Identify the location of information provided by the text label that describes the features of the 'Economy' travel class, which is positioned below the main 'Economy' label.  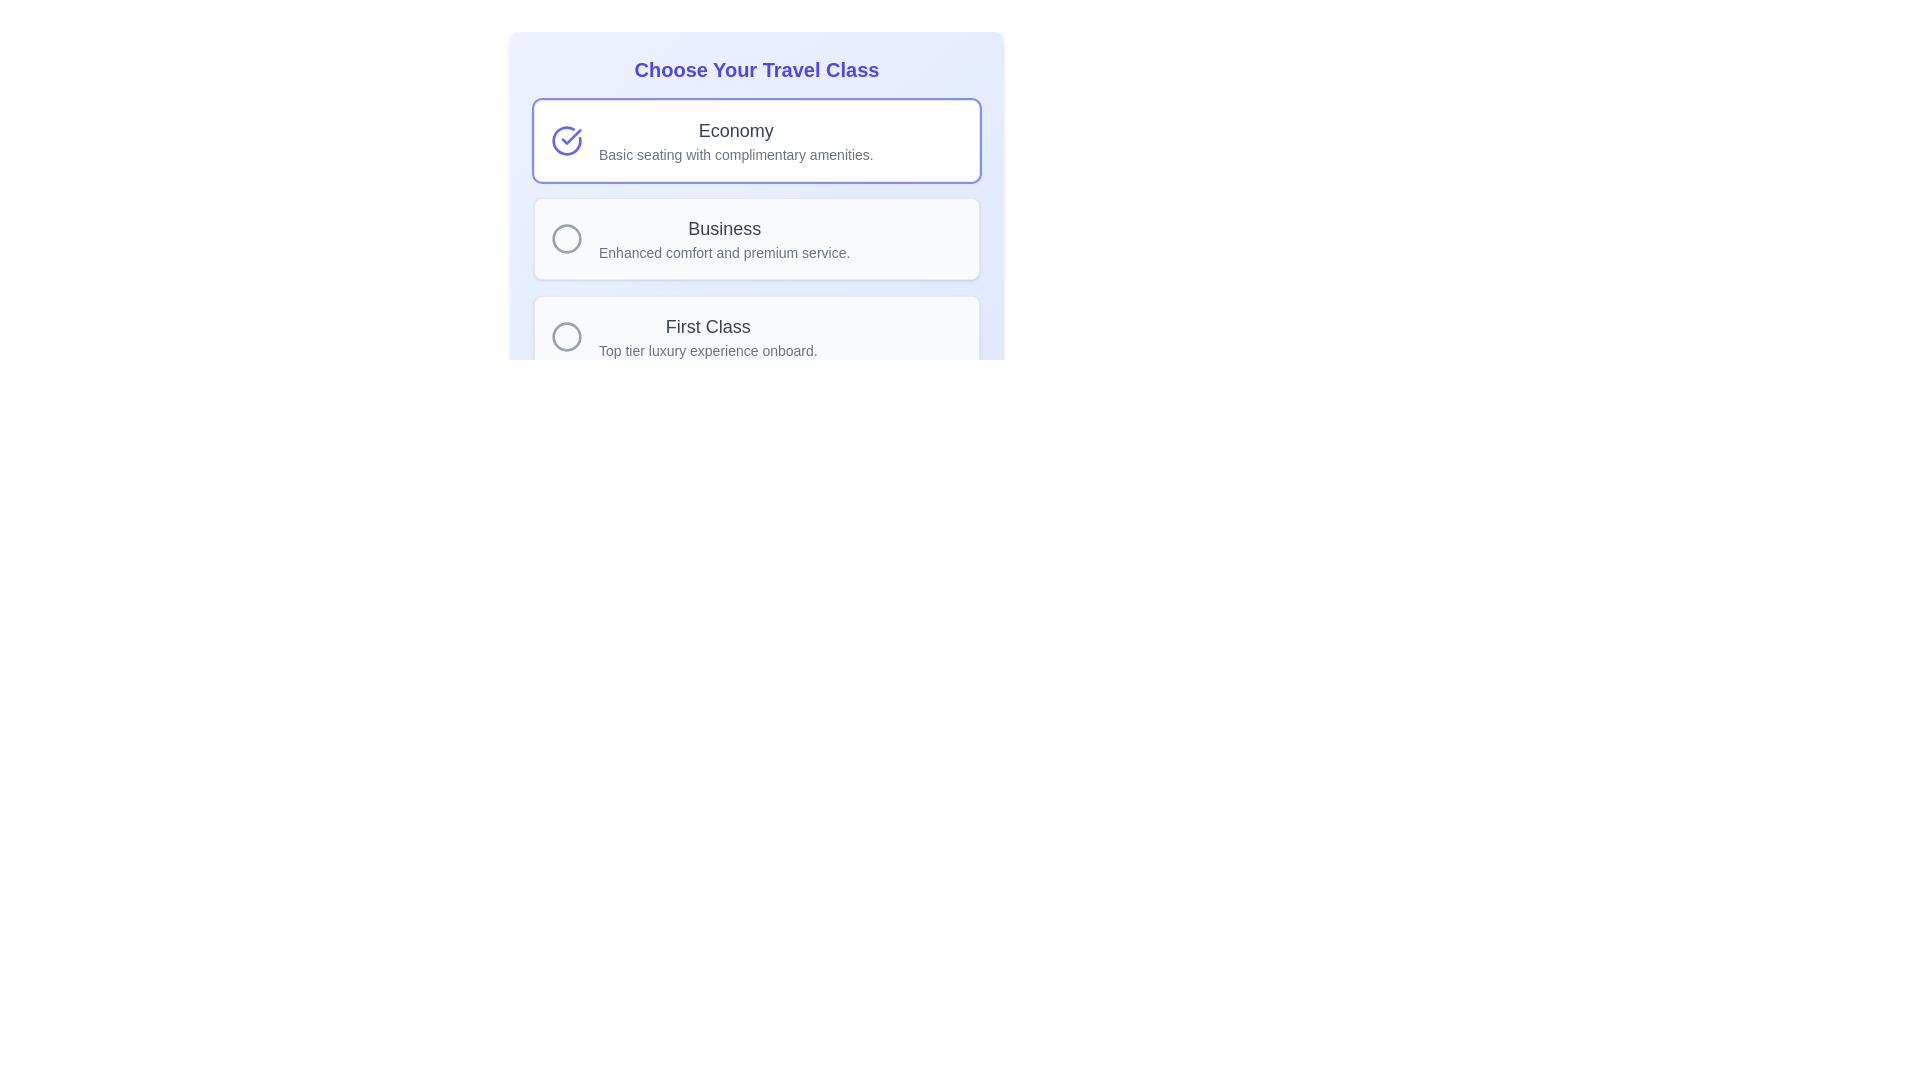
(735, 153).